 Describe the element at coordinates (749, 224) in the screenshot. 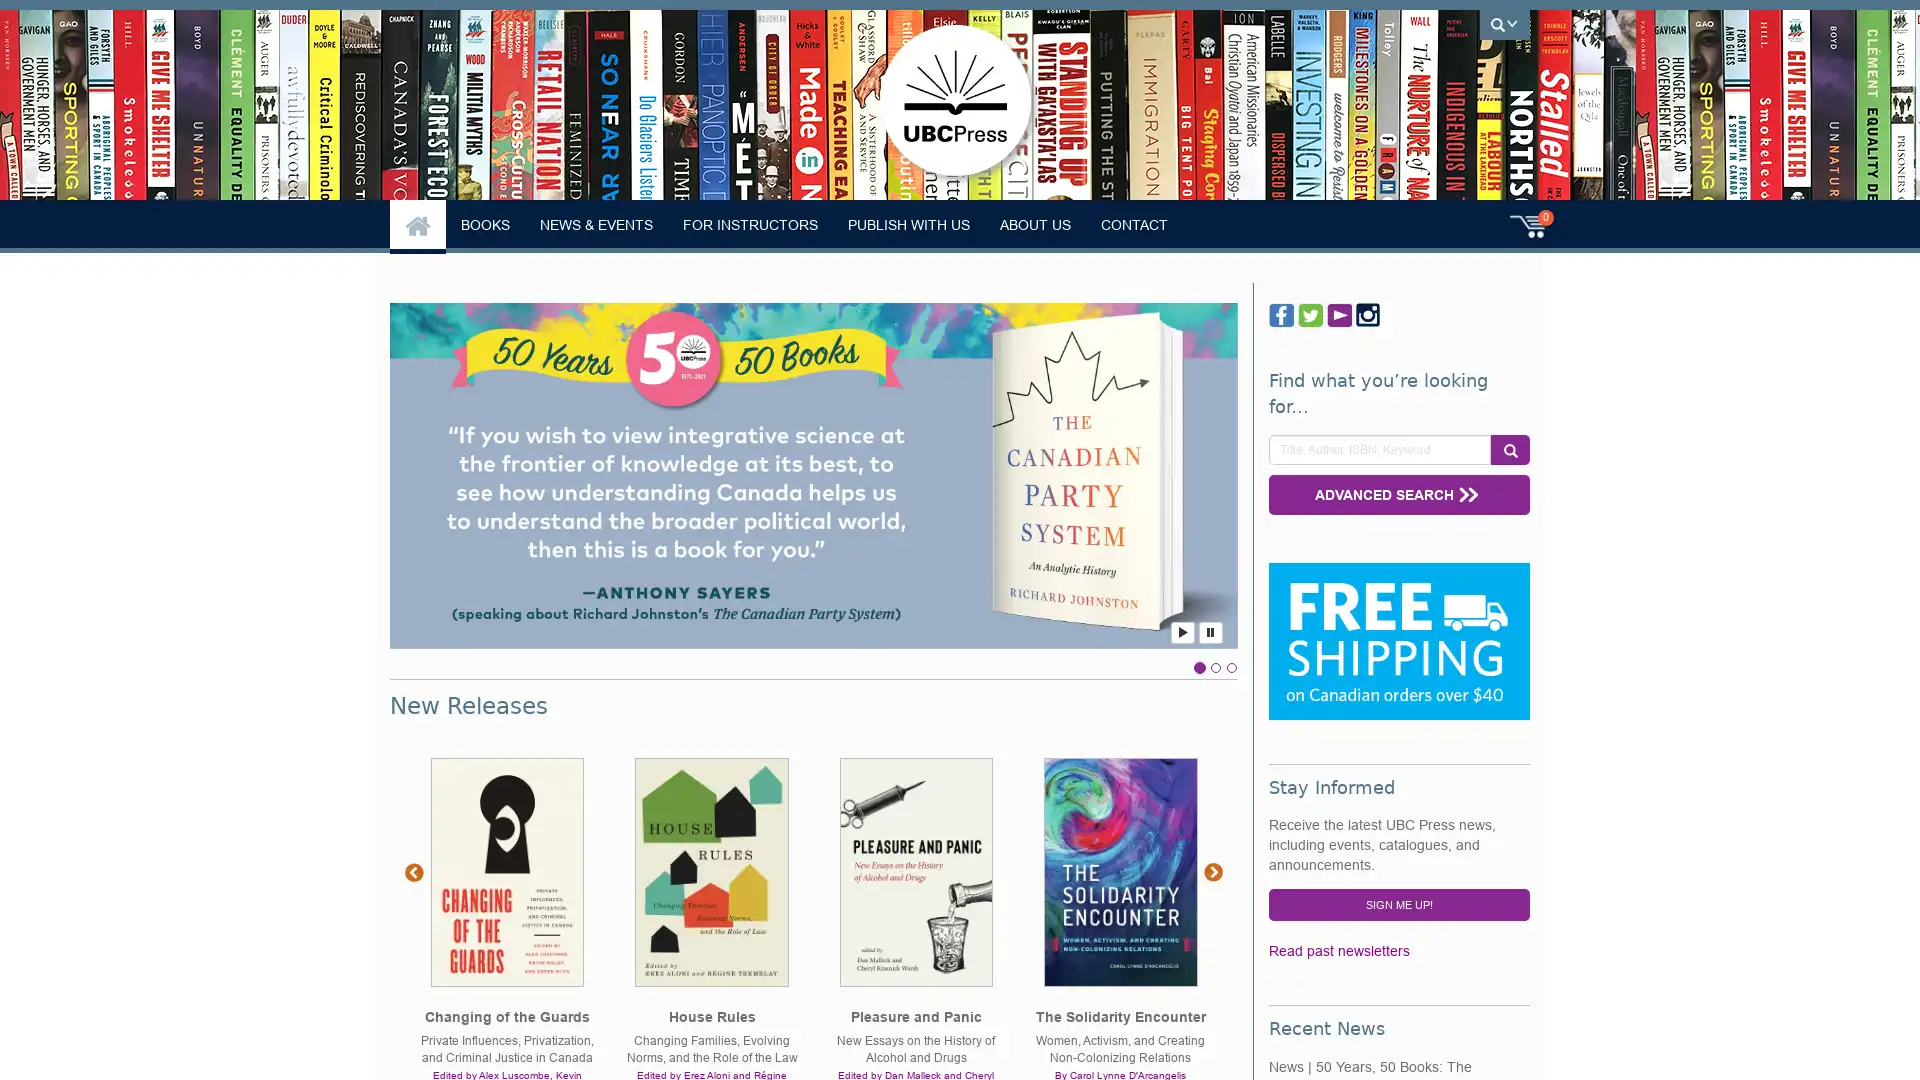

I see `FOR INSTRUCTORS` at that location.